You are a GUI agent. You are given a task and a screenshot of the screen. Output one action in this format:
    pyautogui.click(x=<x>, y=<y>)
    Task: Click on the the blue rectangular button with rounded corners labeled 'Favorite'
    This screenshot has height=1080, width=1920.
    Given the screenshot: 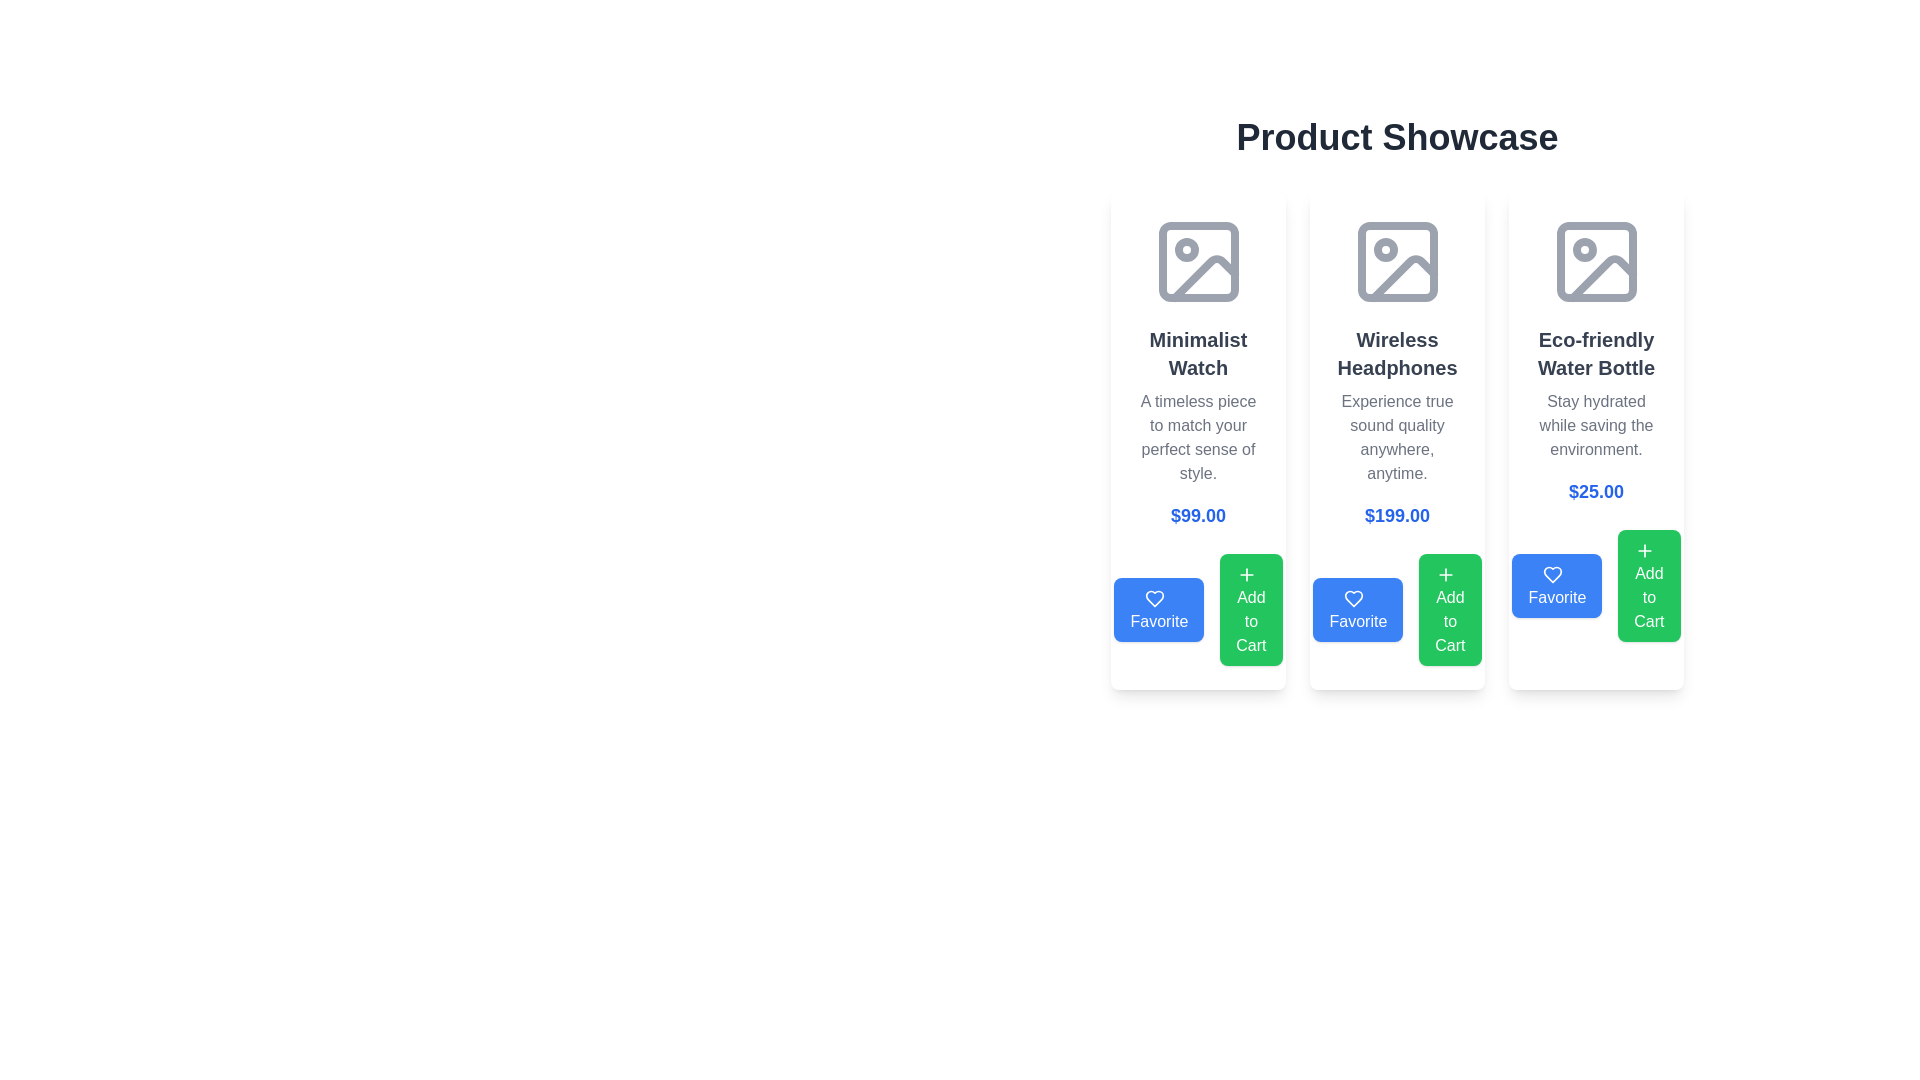 What is the action you would take?
    pyautogui.click(x=1556, y=585)
    